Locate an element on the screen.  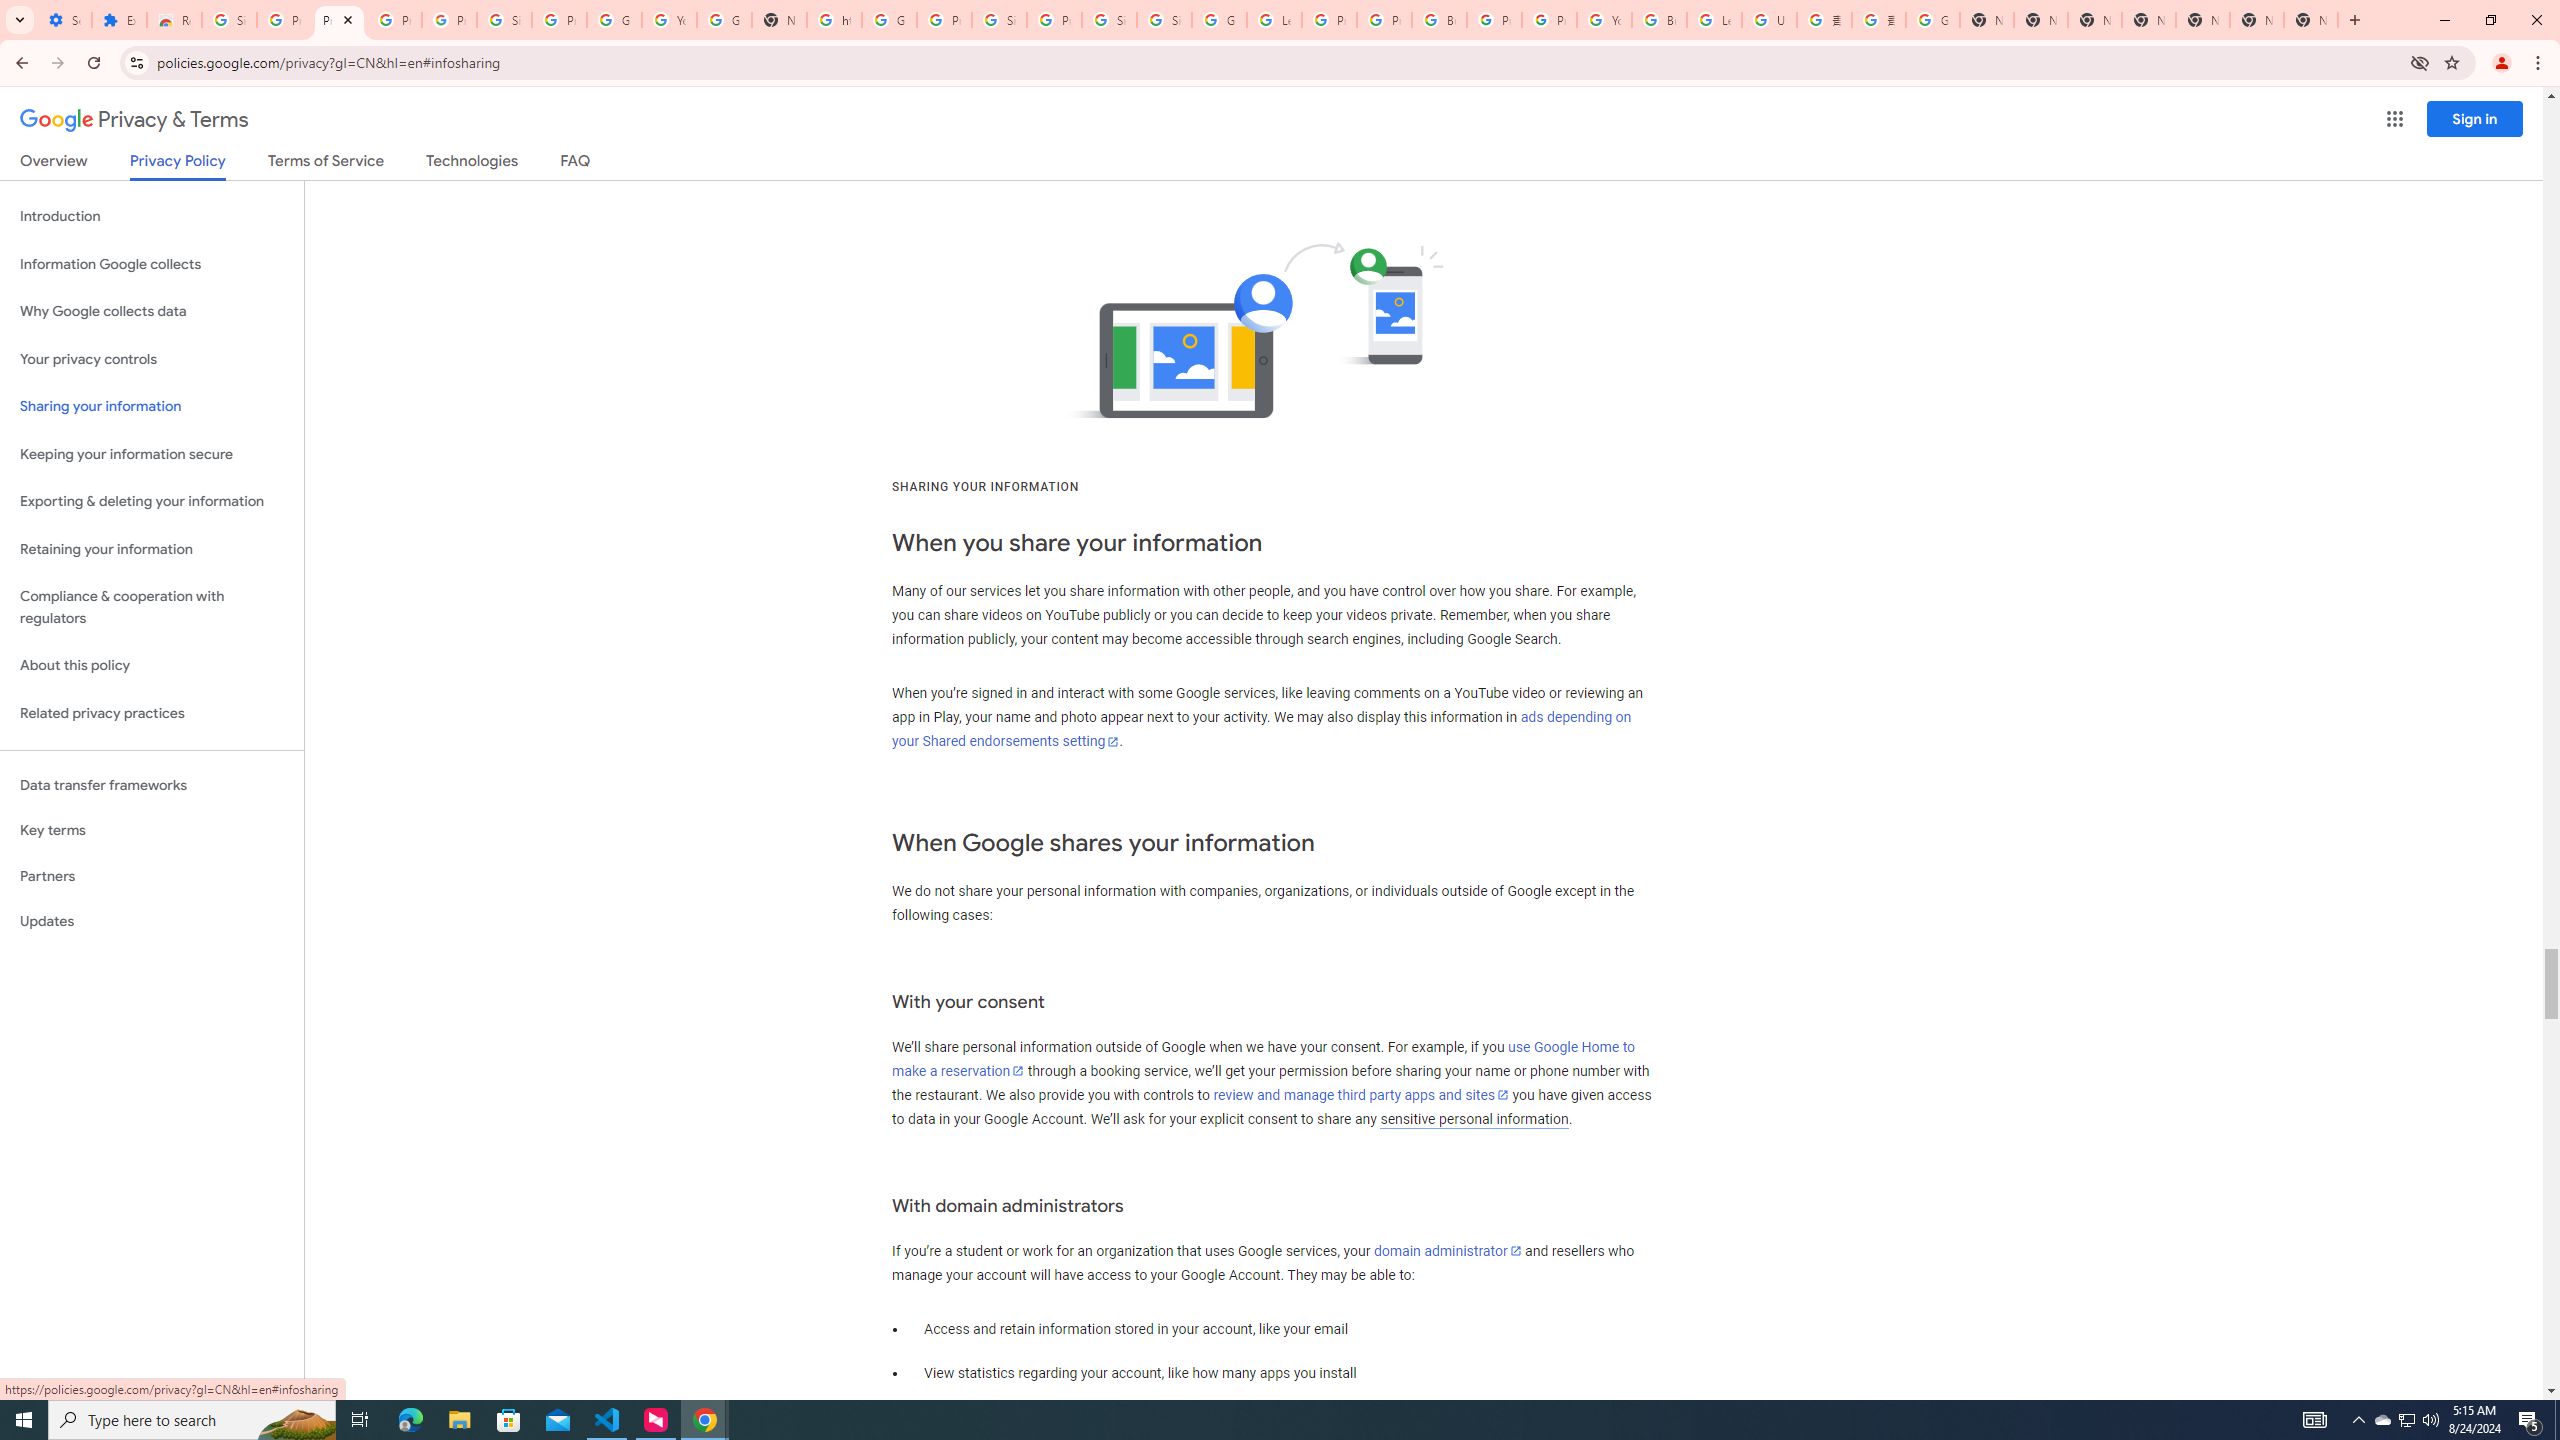
'Related privacy practices' is located at coordinates (151, 712).